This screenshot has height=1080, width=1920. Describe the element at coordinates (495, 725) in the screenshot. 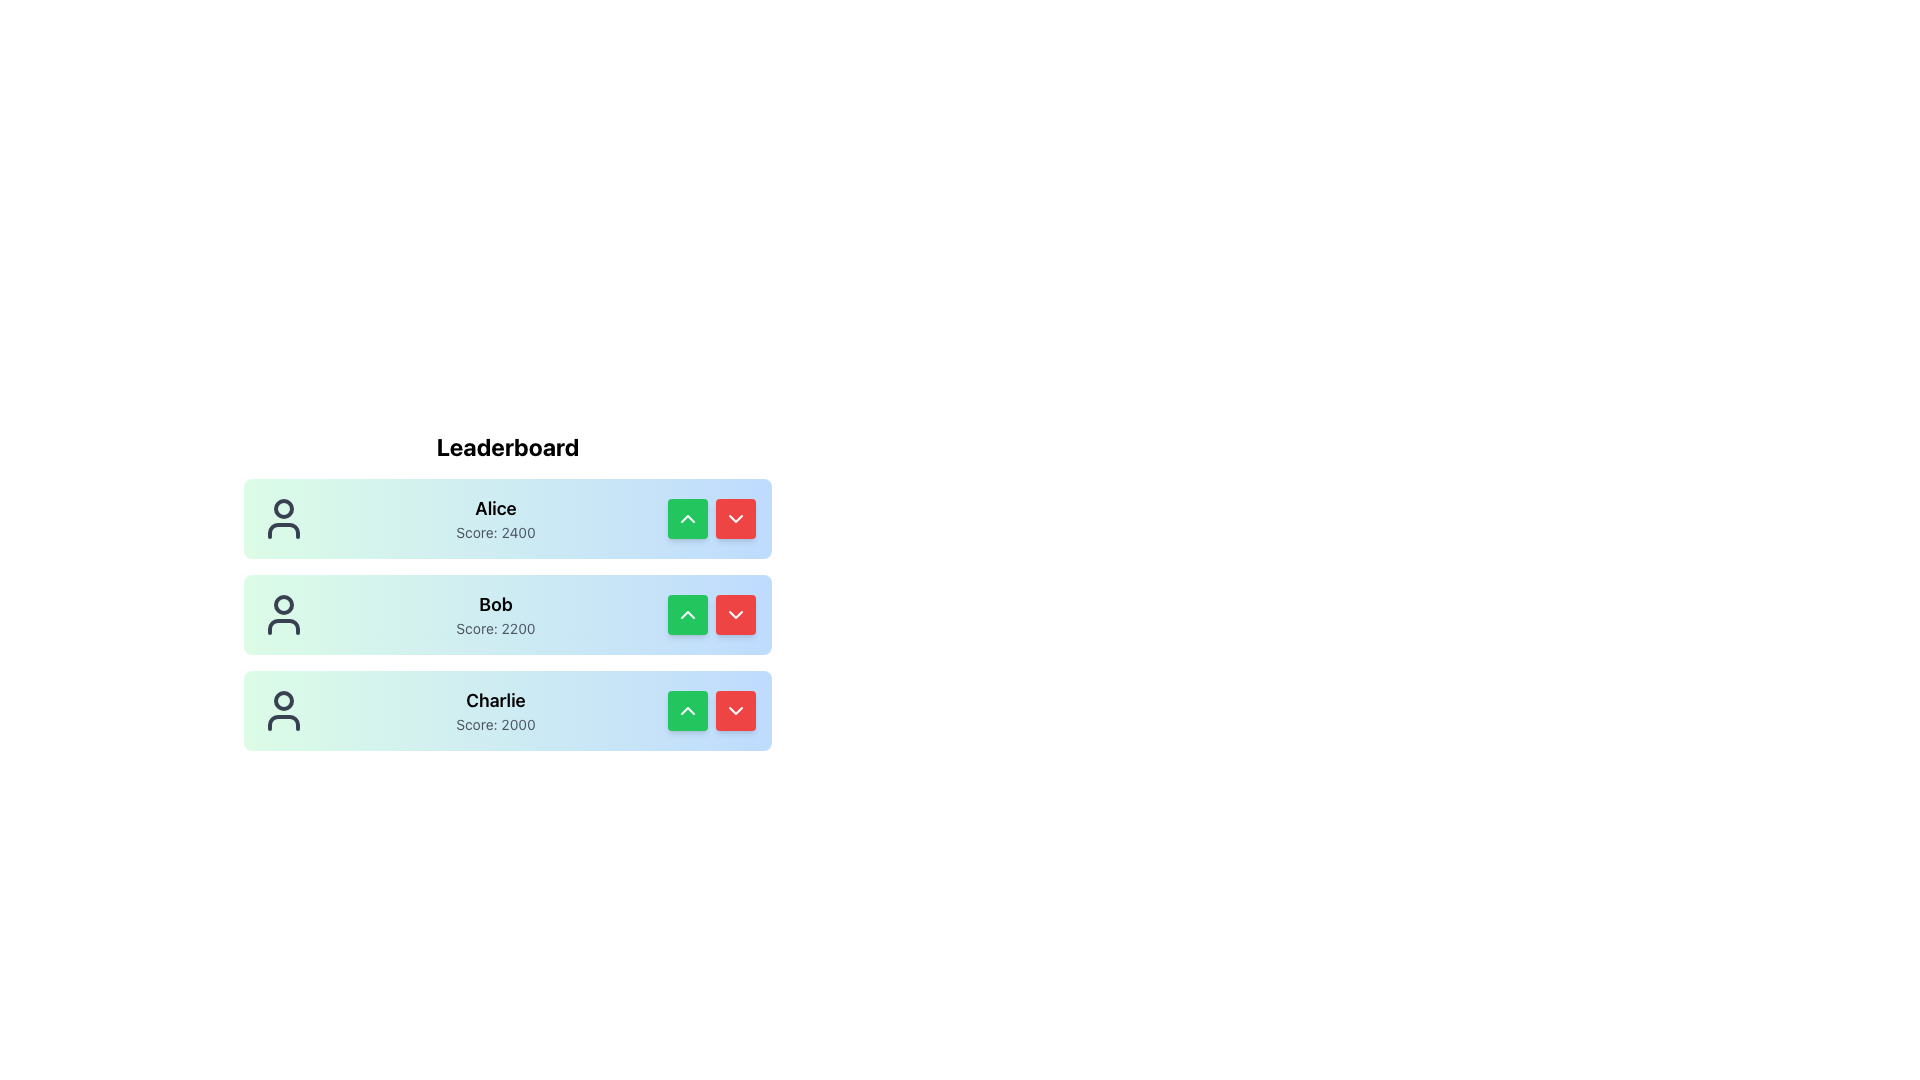

I see `text content of the score label for 'Charlie' in the leaderboard, which is located beneath the name 'Charlie' and aligned to the left-hand side` at that location.